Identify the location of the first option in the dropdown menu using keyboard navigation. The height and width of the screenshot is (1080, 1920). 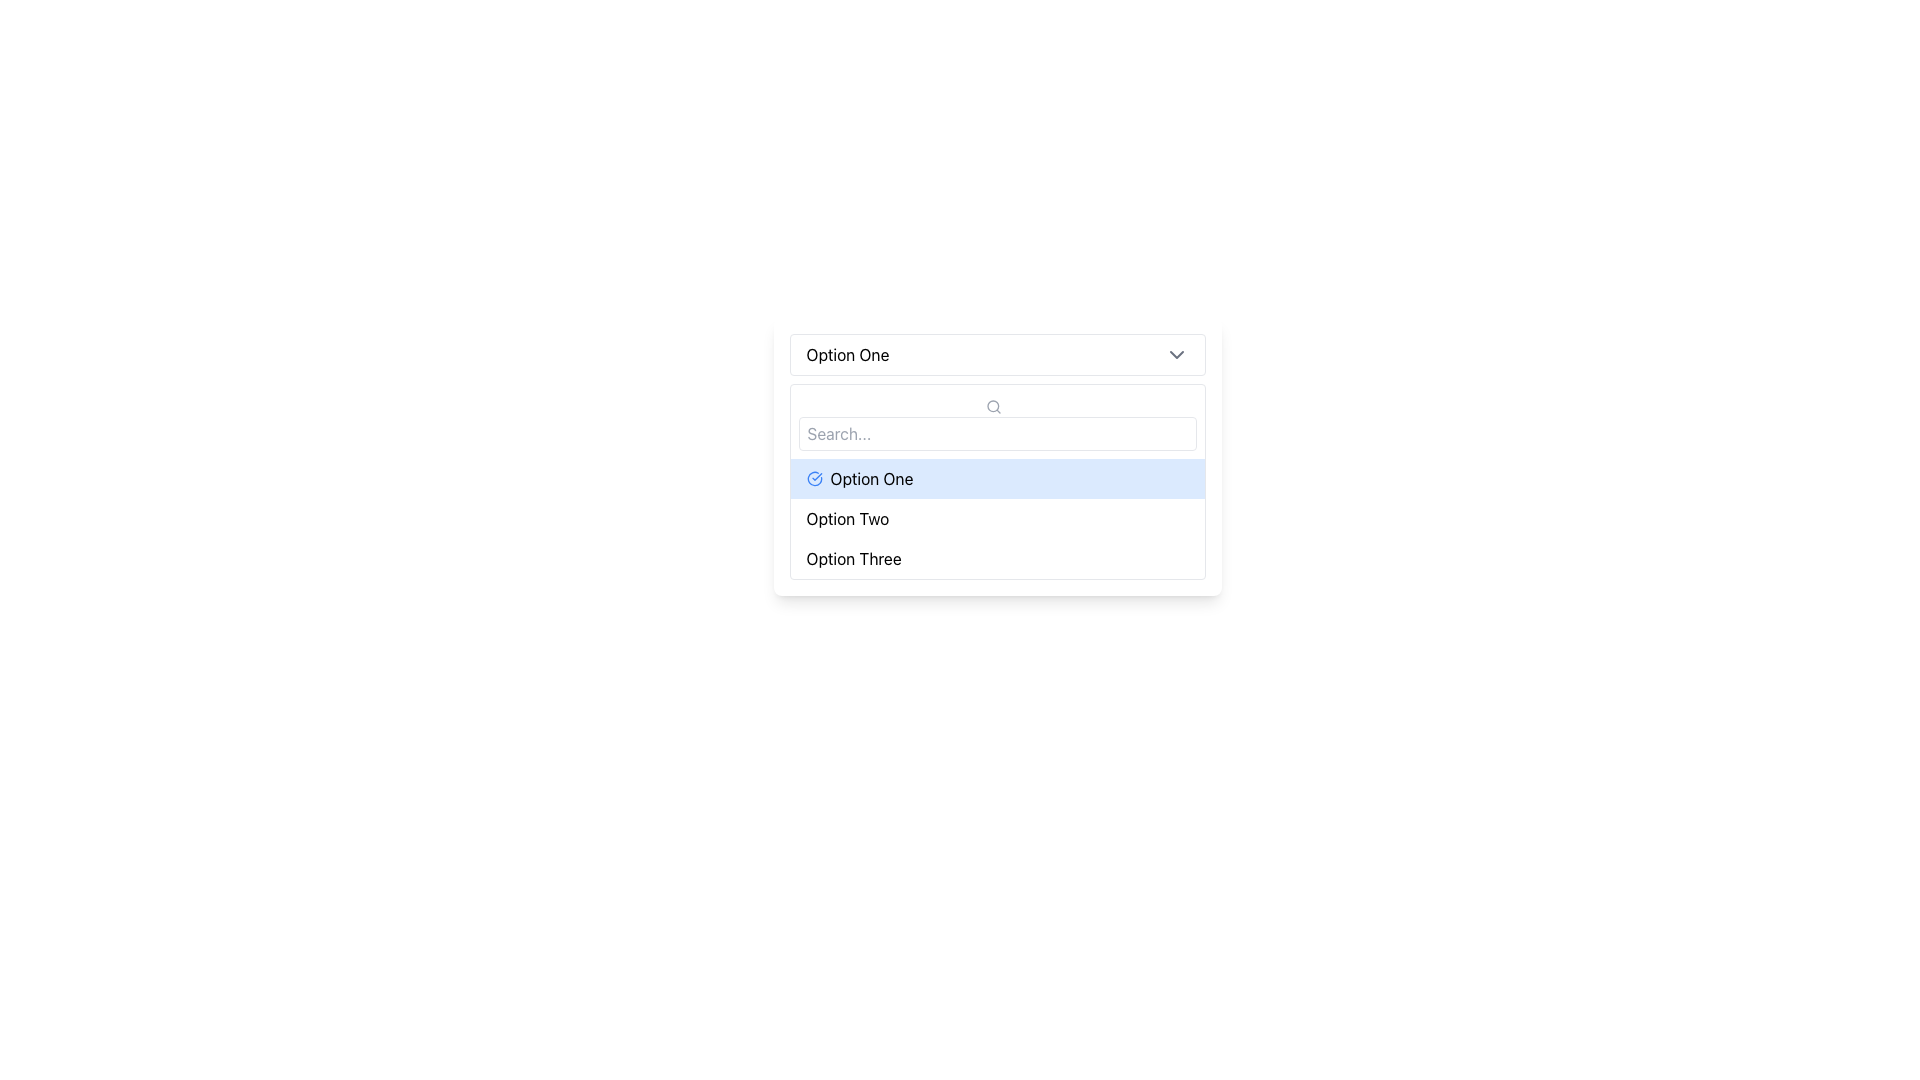
(997, 478).